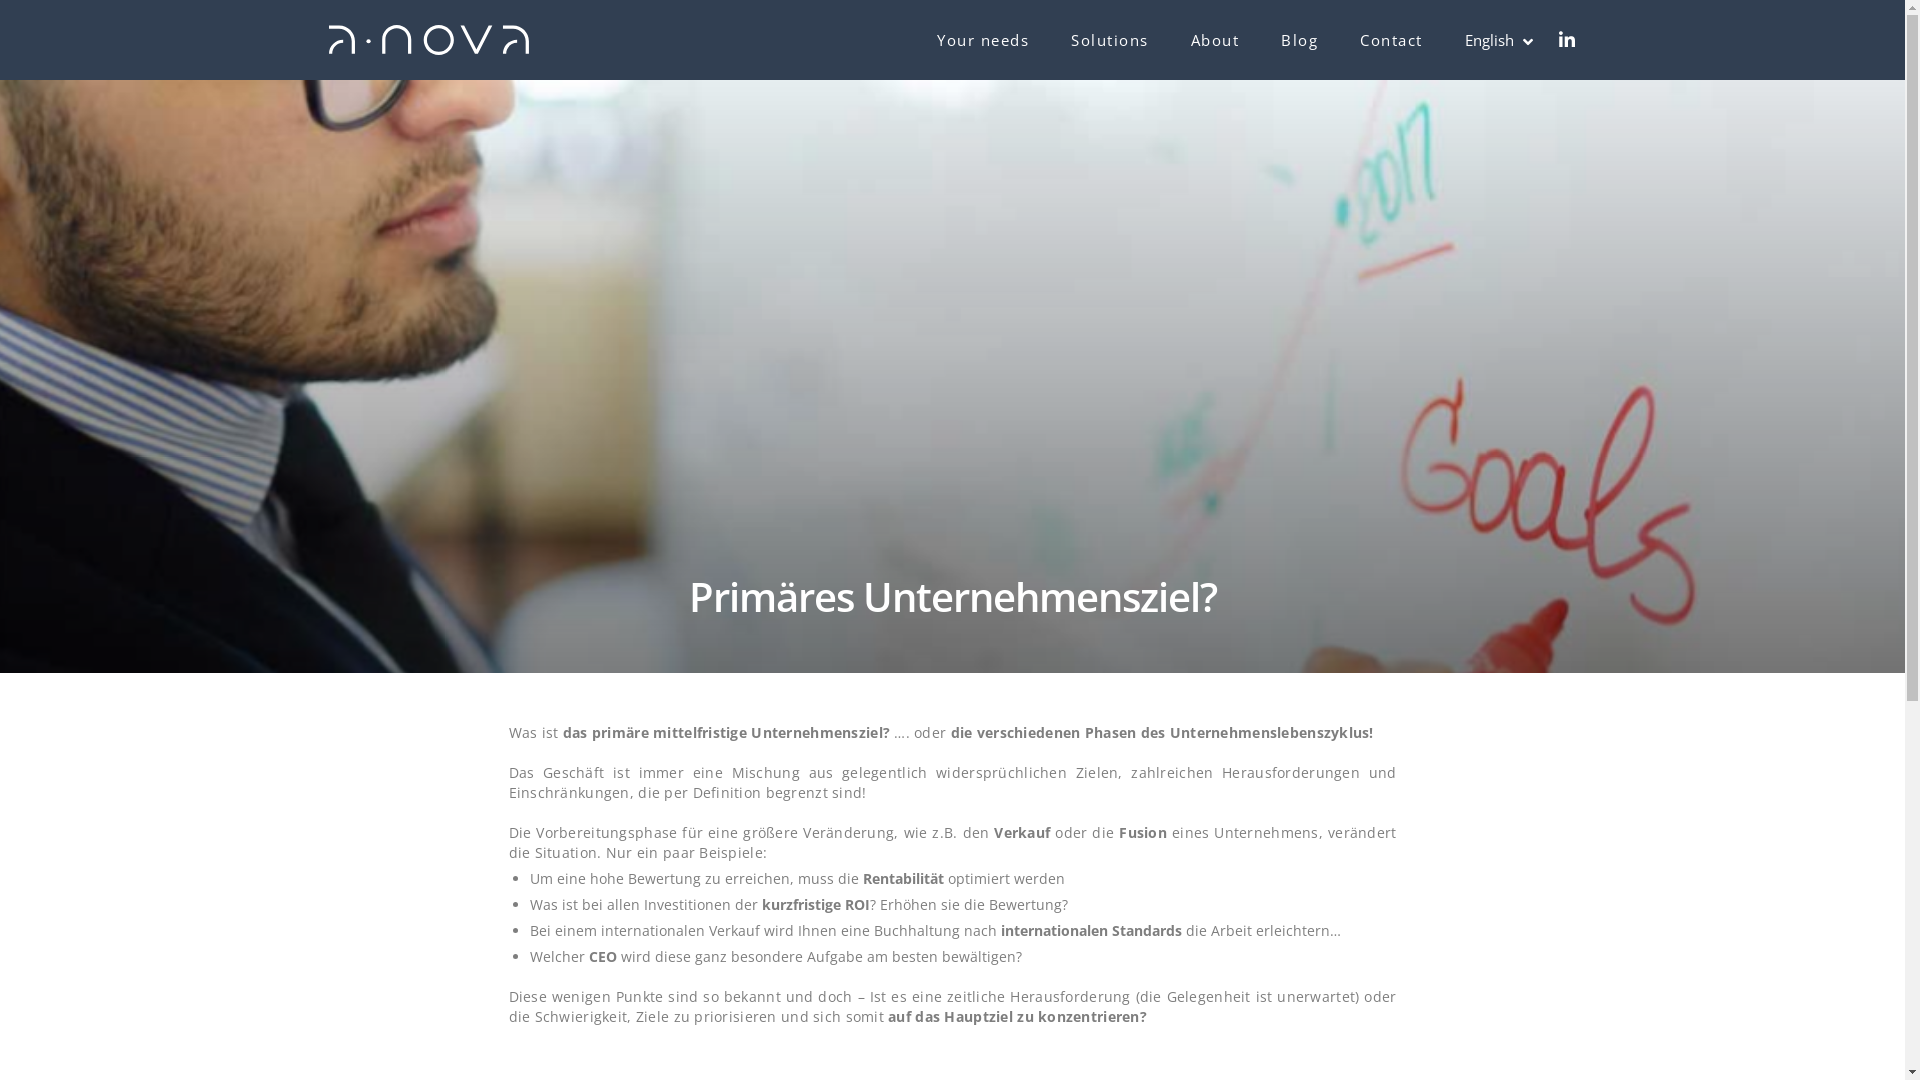 The height and width of the screenshot is (1080, 1920). Describe the element at coordinates (983, 39) in the screenshot. I see `'Your needs'` at that location.